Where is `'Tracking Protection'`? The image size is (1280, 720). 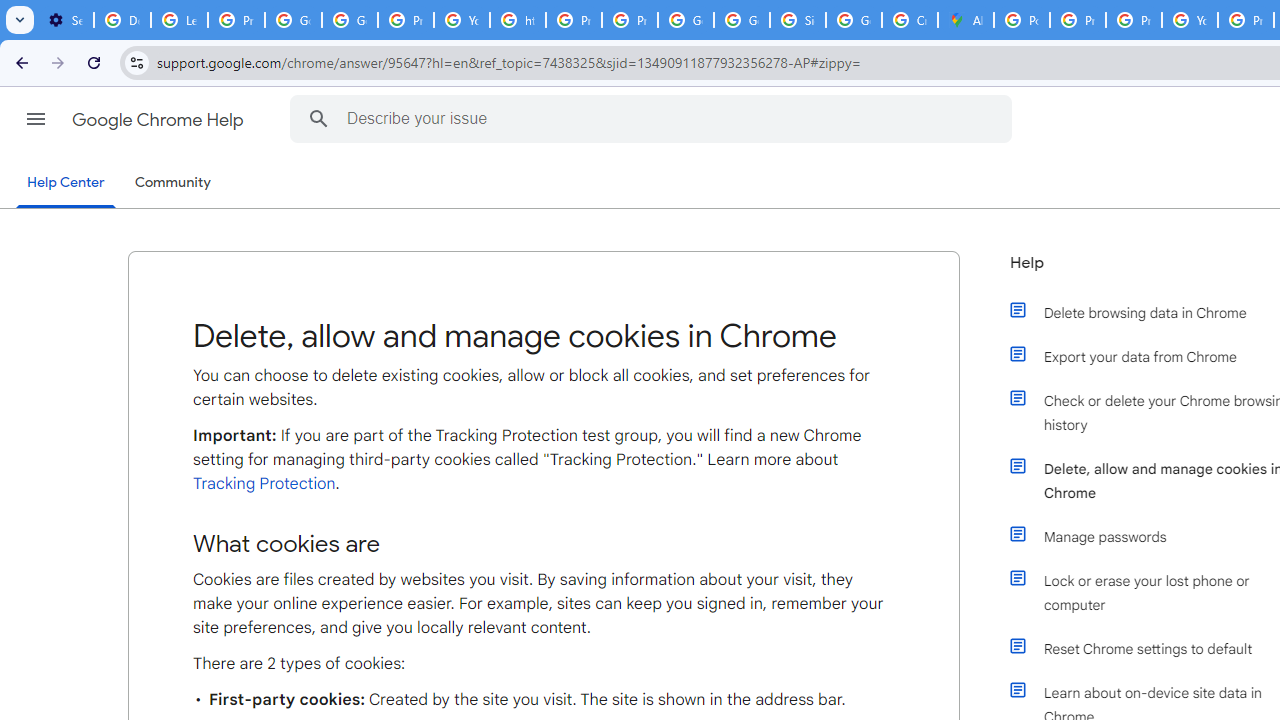 'Tracking Protection' is located at coordinates (263, 483).